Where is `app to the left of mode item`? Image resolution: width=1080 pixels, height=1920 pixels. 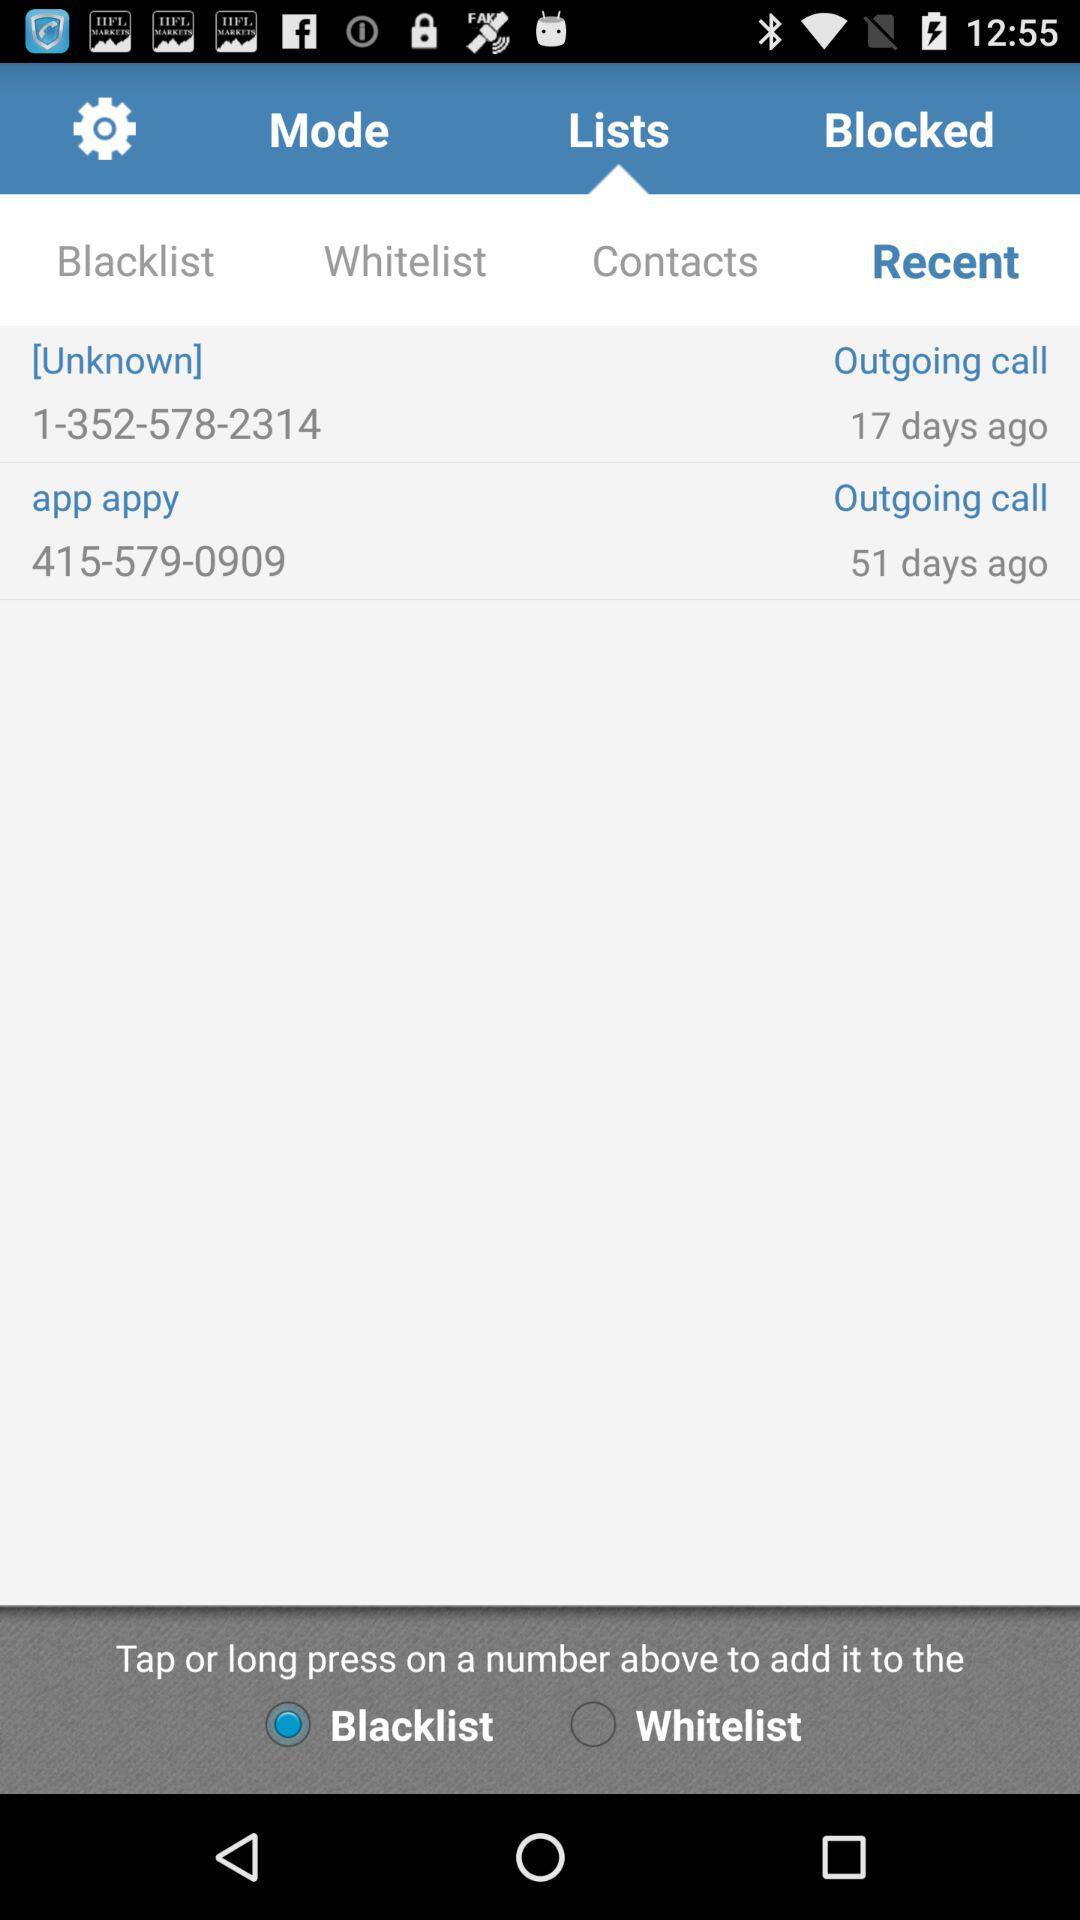 app to the left of mode item is located at coordinates (104, 127).